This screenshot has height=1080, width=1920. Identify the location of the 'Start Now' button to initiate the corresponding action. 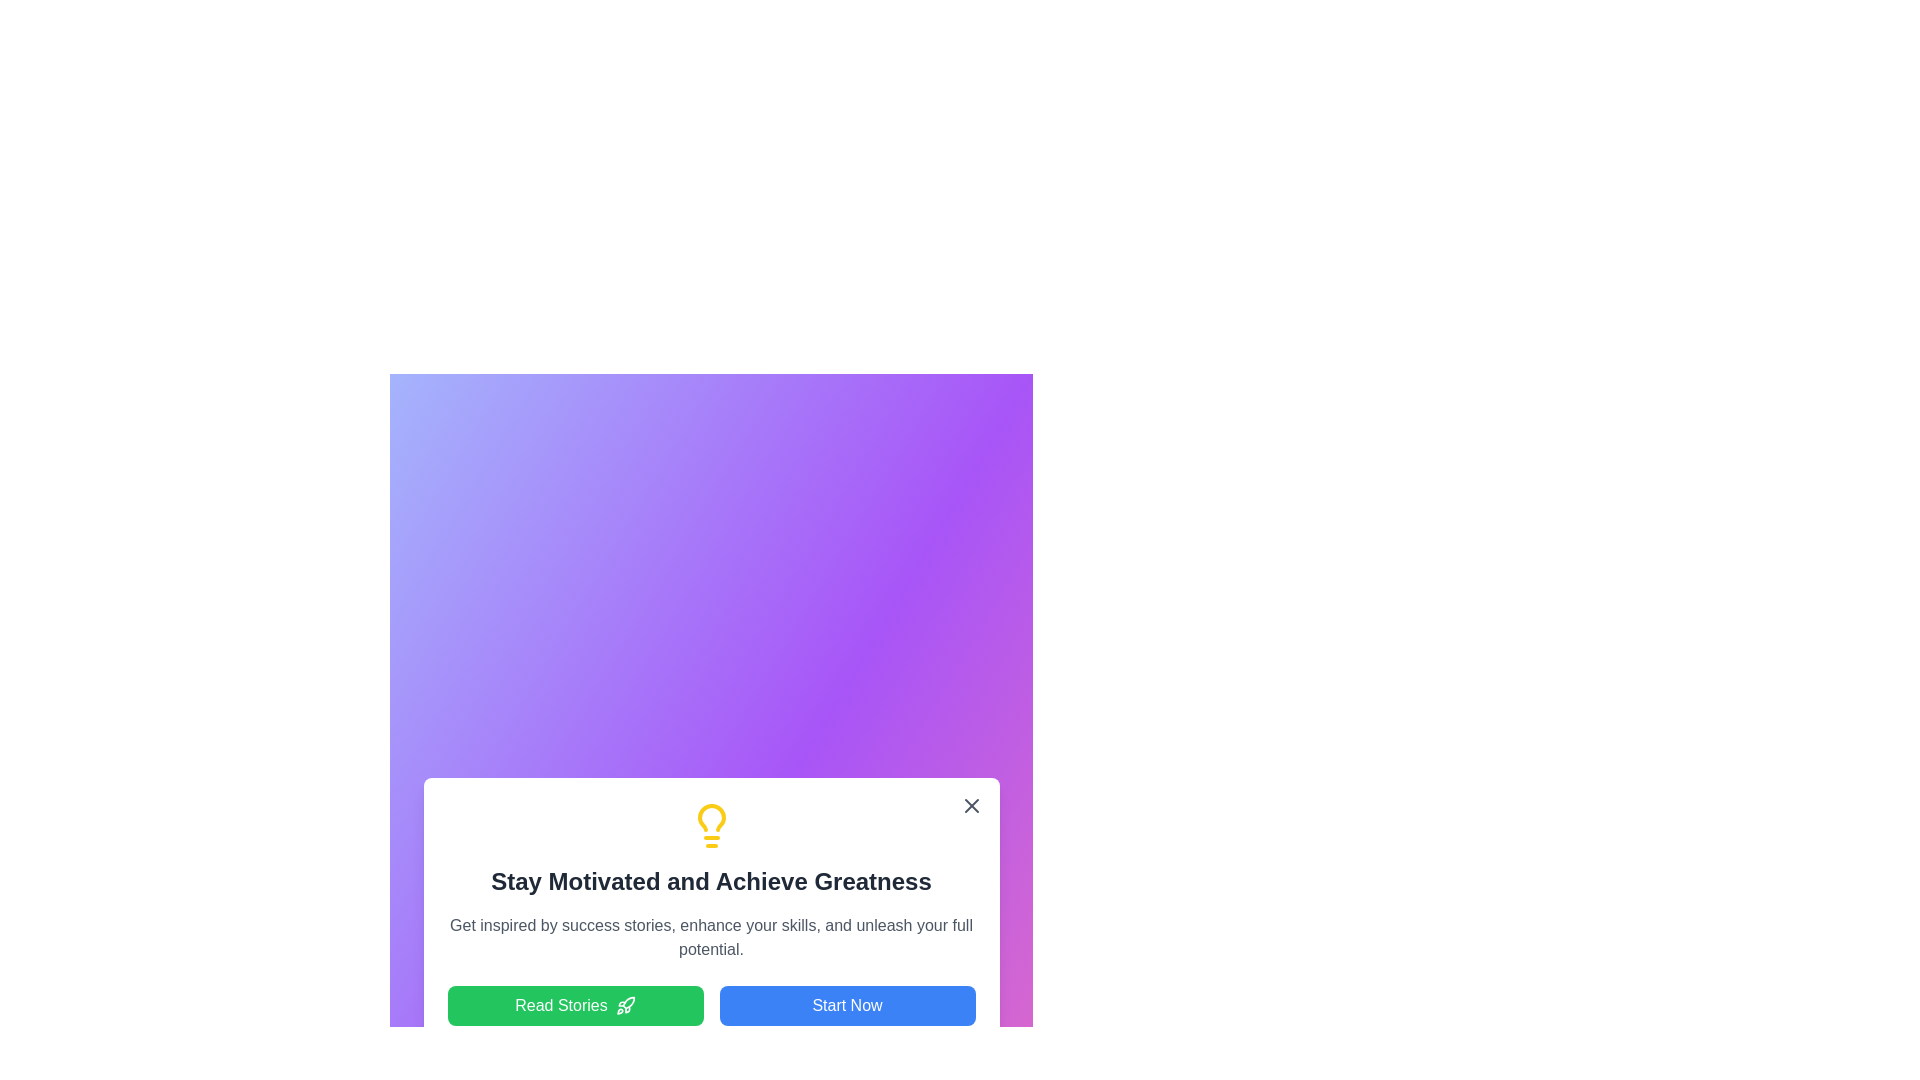
(847, 1006).